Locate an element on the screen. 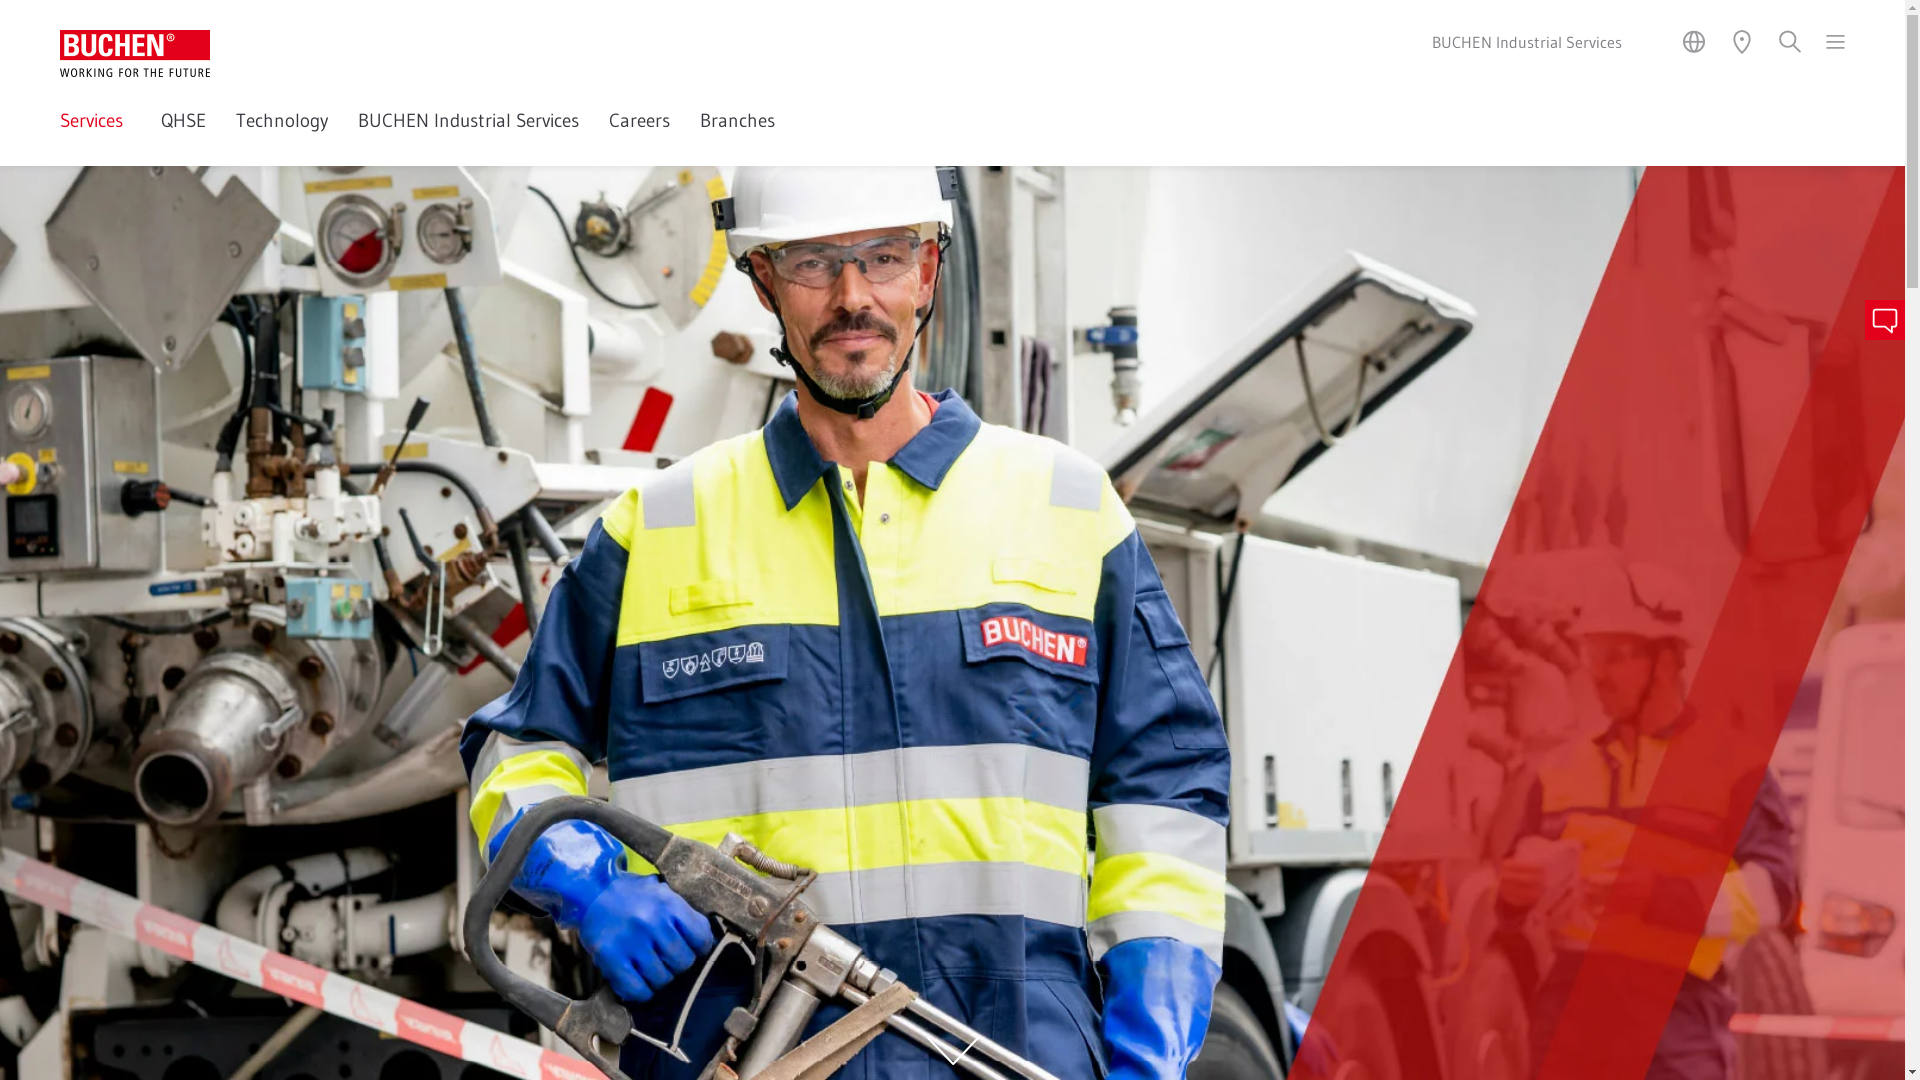 This screenshot has height=1080, width=1920. 'Technology' is located at coordinates (281, 135).